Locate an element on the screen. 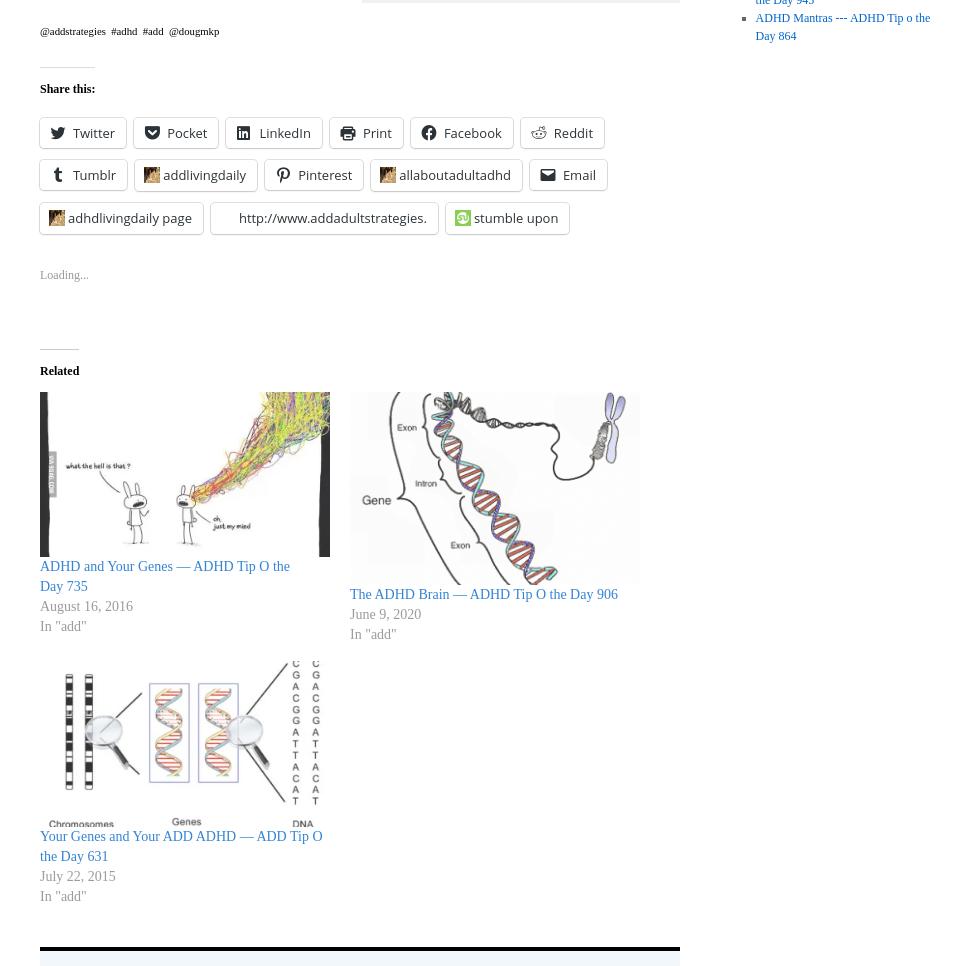 The width and height of the screenshot is (980, 966). 'Related' is located at coordinates (59, 368).